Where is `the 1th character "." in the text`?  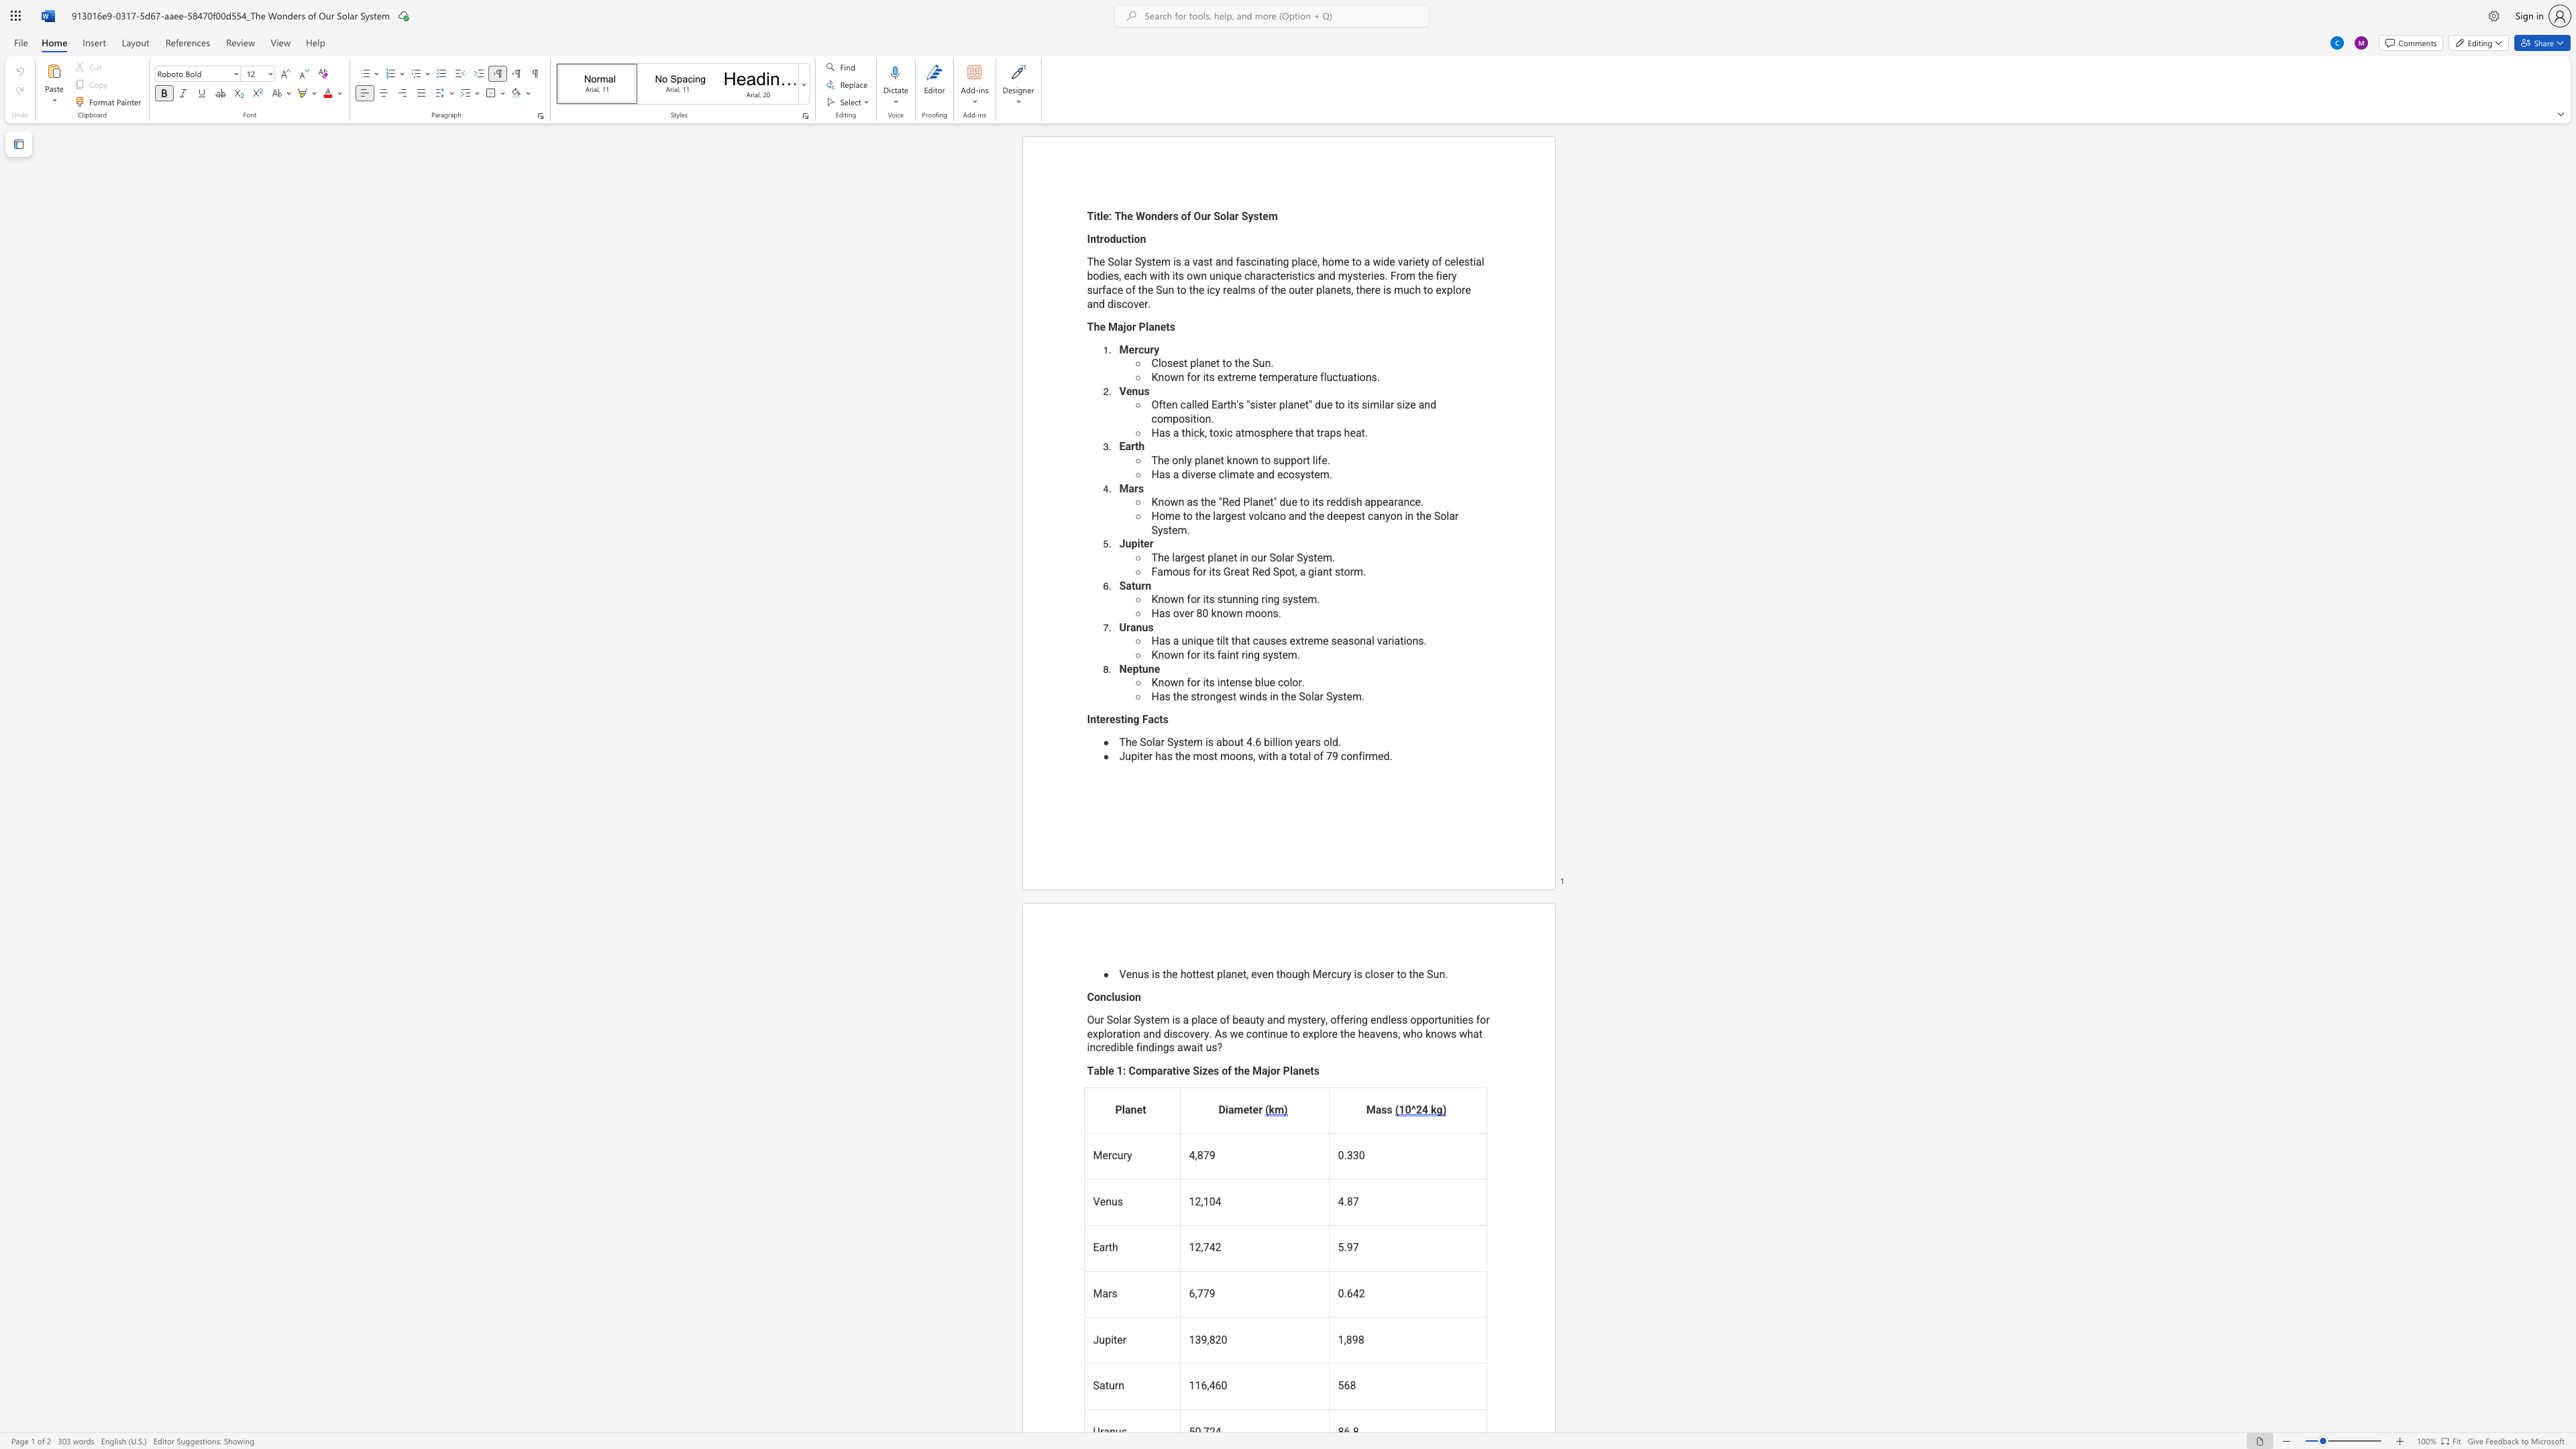 the 1th character "." in the text is located at coordinates (1271, 362).